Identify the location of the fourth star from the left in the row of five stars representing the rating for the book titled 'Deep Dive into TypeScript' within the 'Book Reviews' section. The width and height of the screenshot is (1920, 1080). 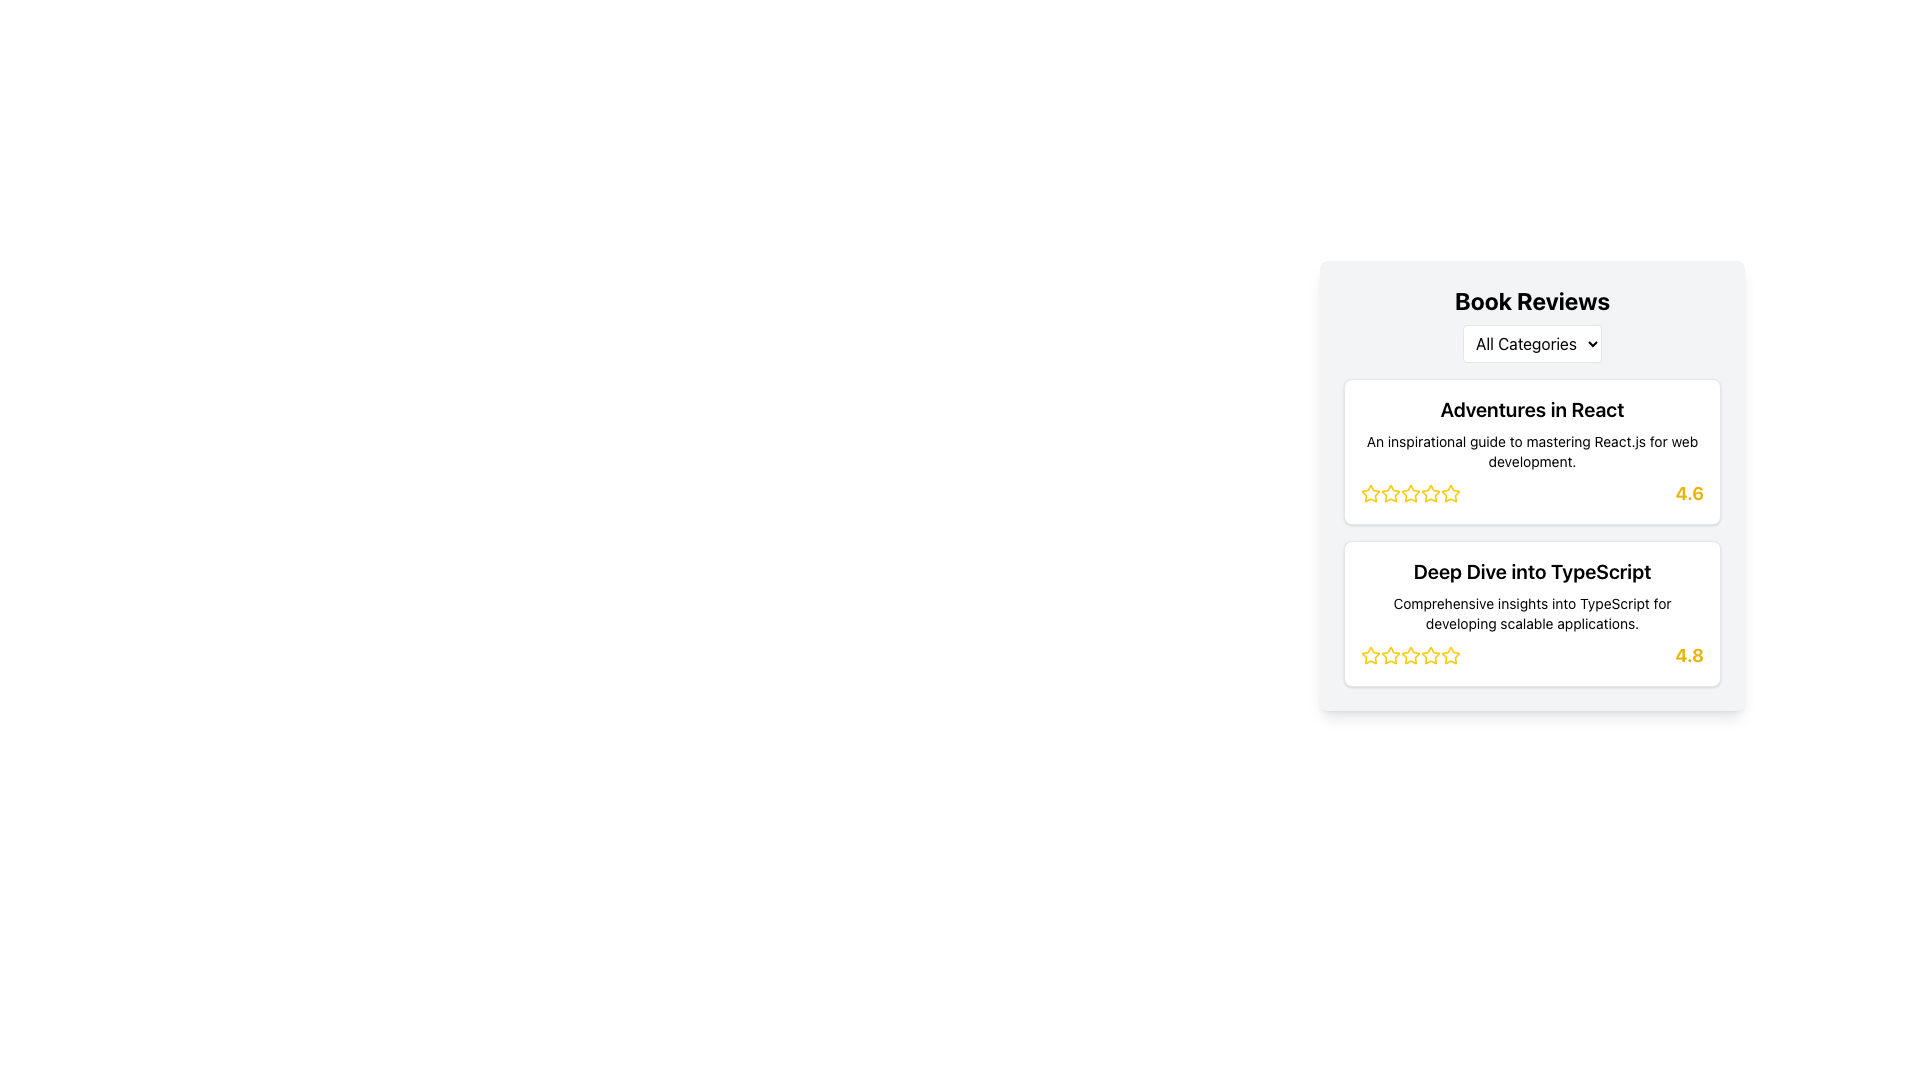
(1450, 655).